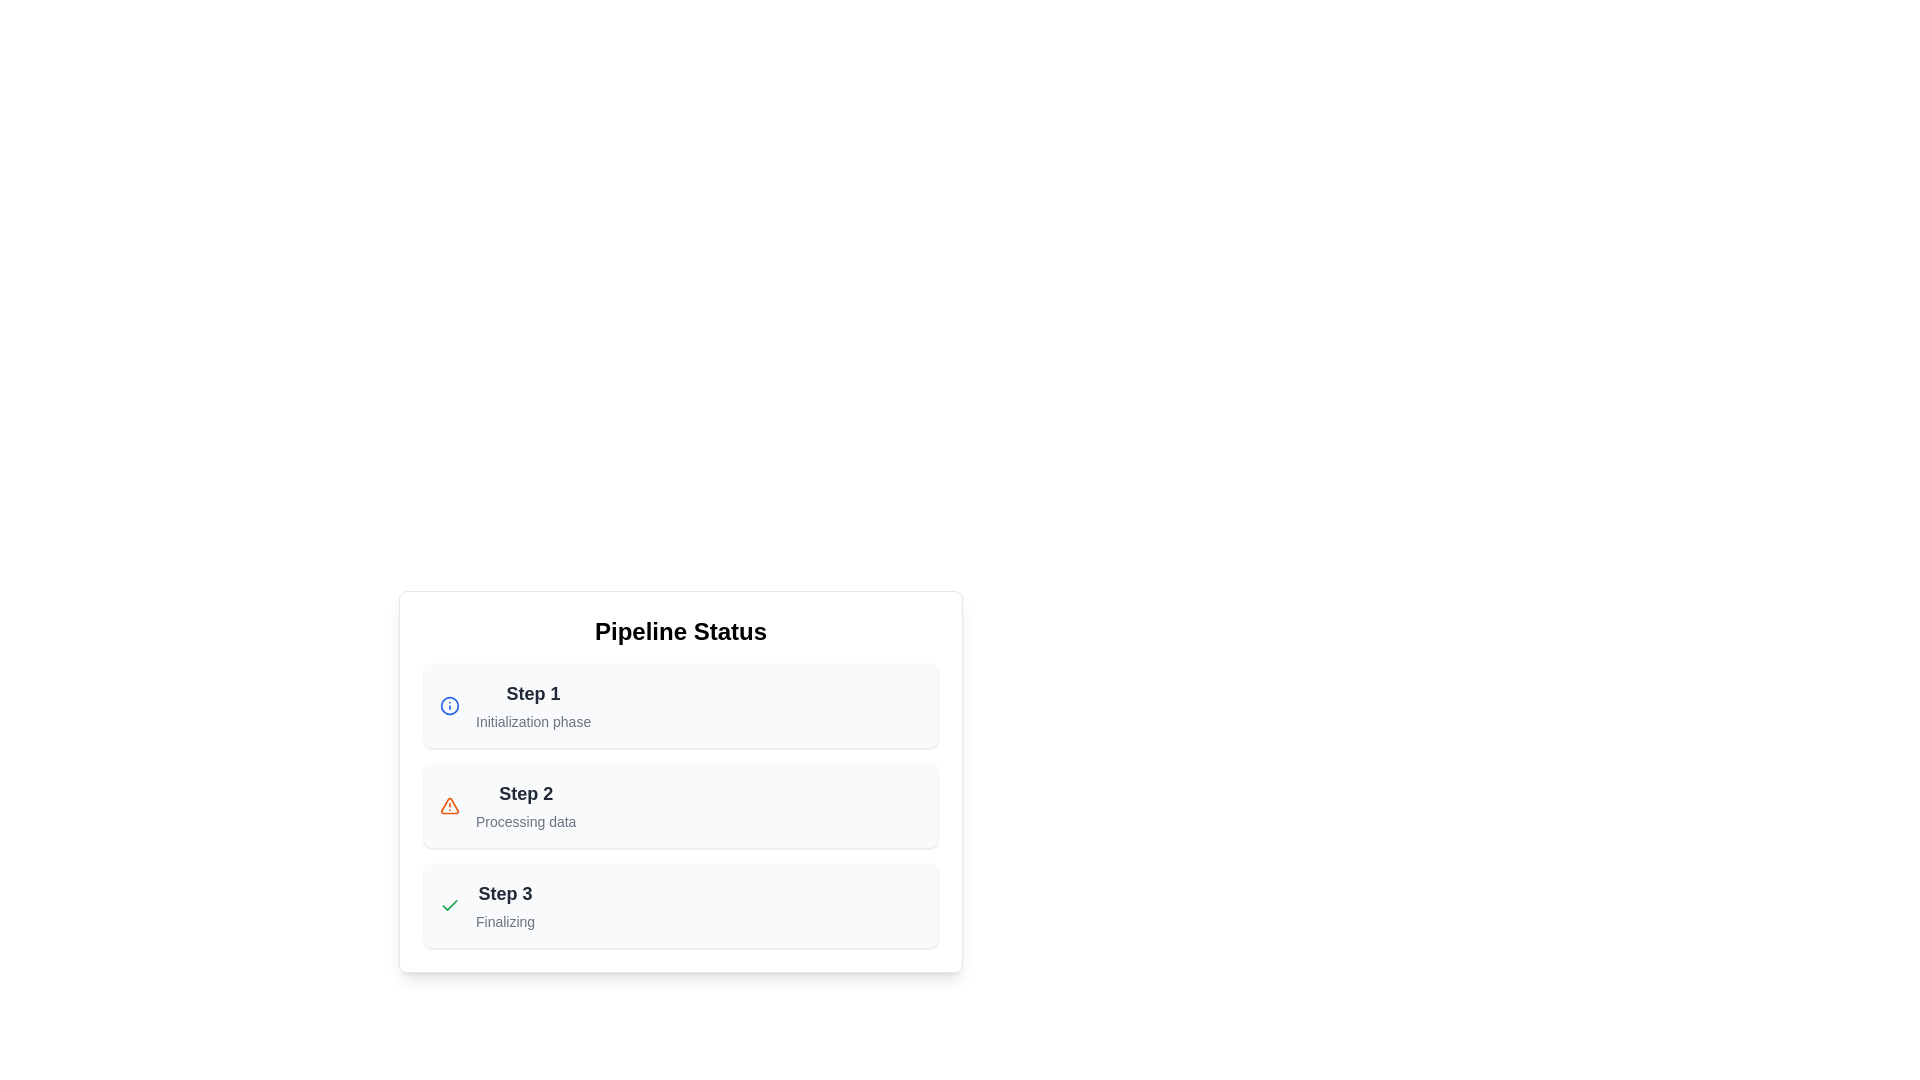 Image resolution: width=1920 pixels, height=1080 pixels. I want to click on the SVG circle element that represents the outer boundary of the blue icon for 'Step 1: Initialization phase' in the 'Pipeline Status' sequence, so click(449, 704).